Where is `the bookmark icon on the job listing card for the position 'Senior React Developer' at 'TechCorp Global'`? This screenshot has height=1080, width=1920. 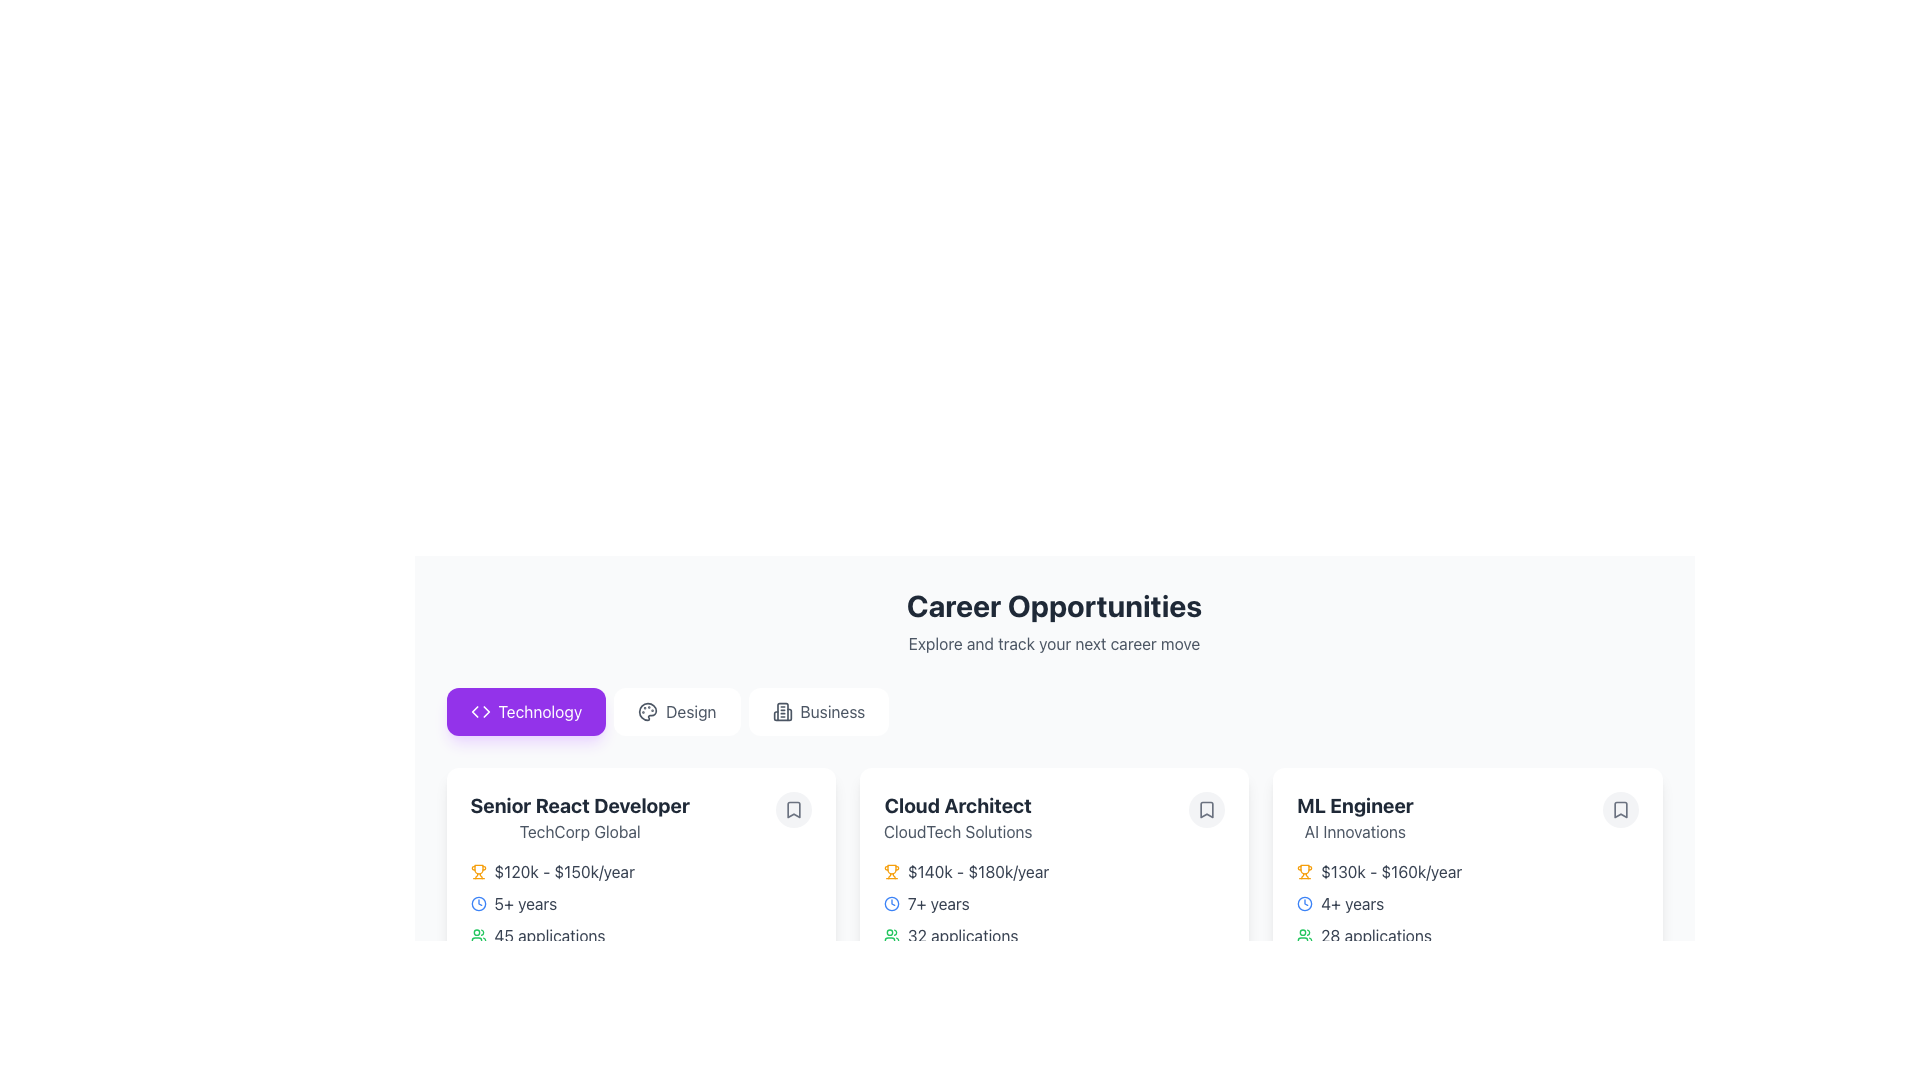
the bookmark icon on the job listing card for the position 'Senior React Developer' at 'TechCorp Global' is located at coordinates (641, 817).